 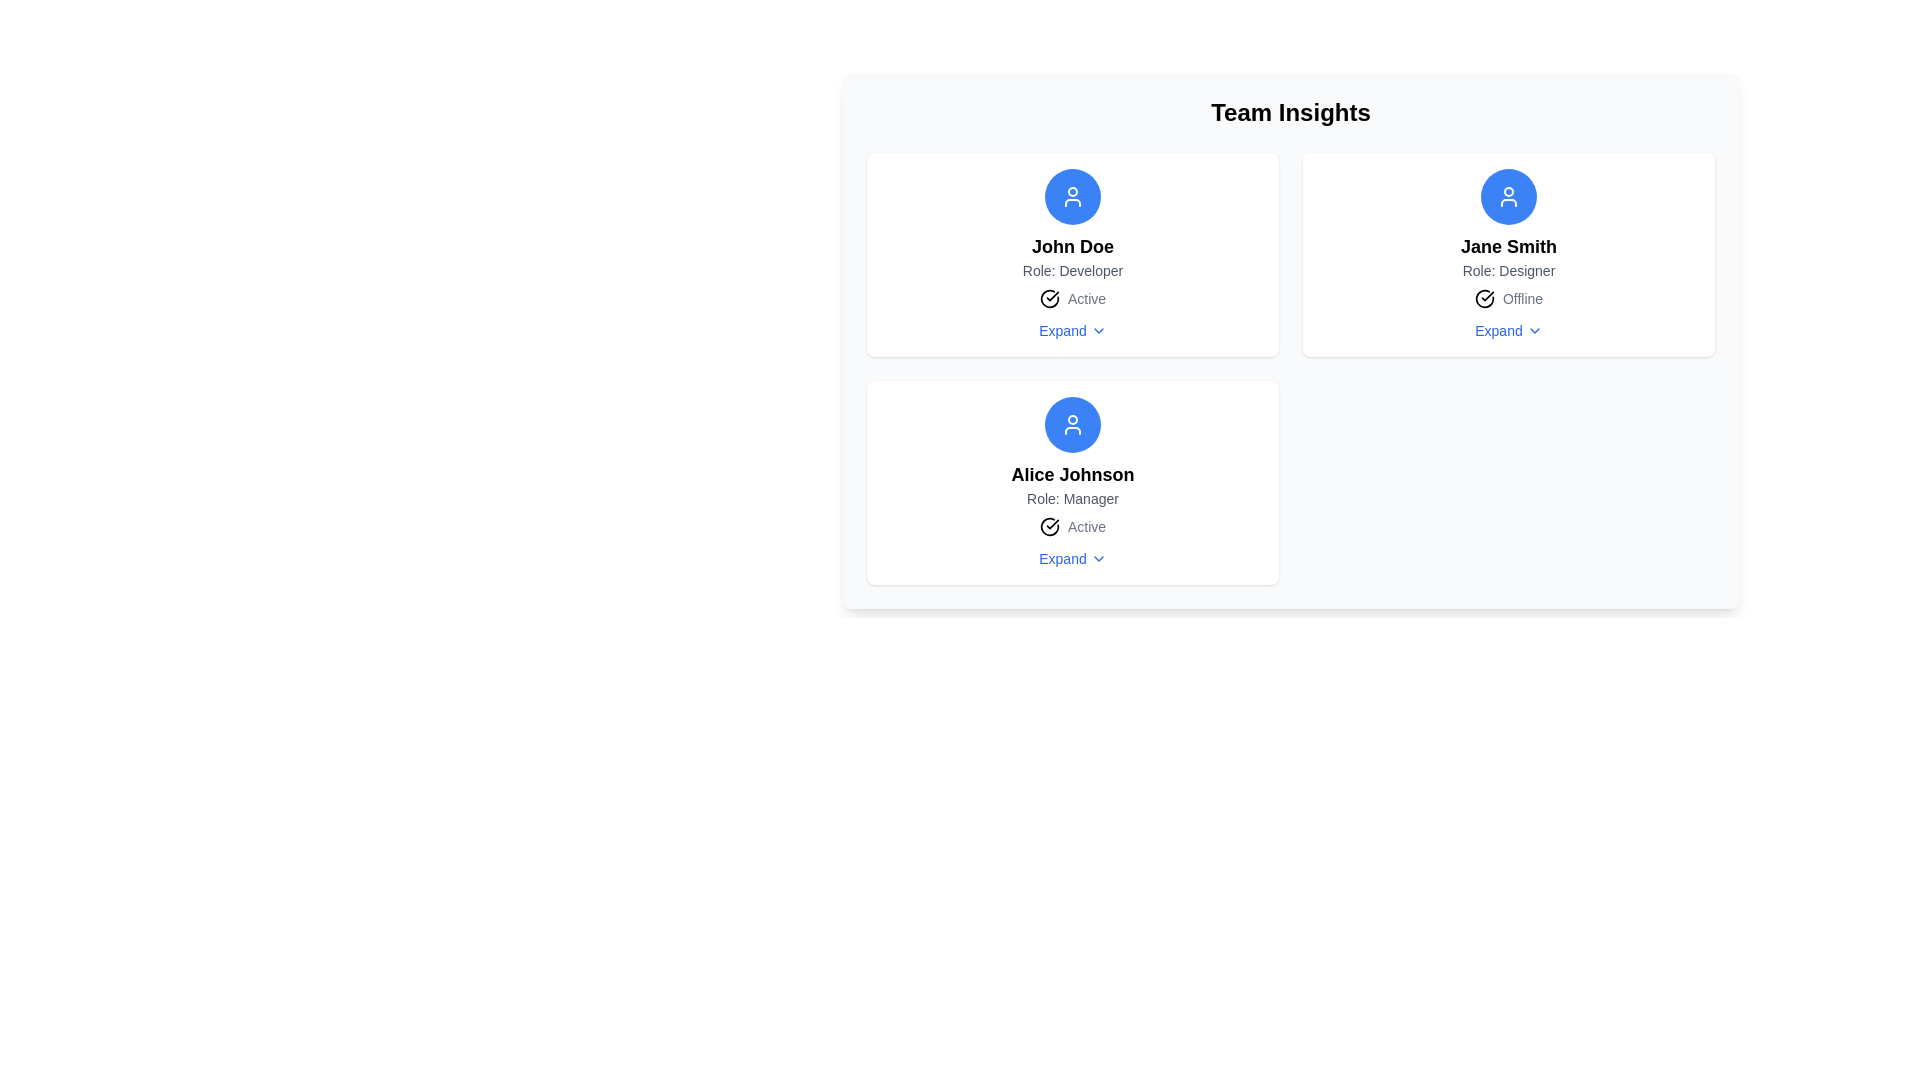 What do you see at coordinates (1072, 497) in the screenshot?
I see `the Text Label displaying the job title 'Manager' for the individual 'Alice Johnson', which is located under her name label and above the 'Active' status indicator` at bounding box center [1072, 497].